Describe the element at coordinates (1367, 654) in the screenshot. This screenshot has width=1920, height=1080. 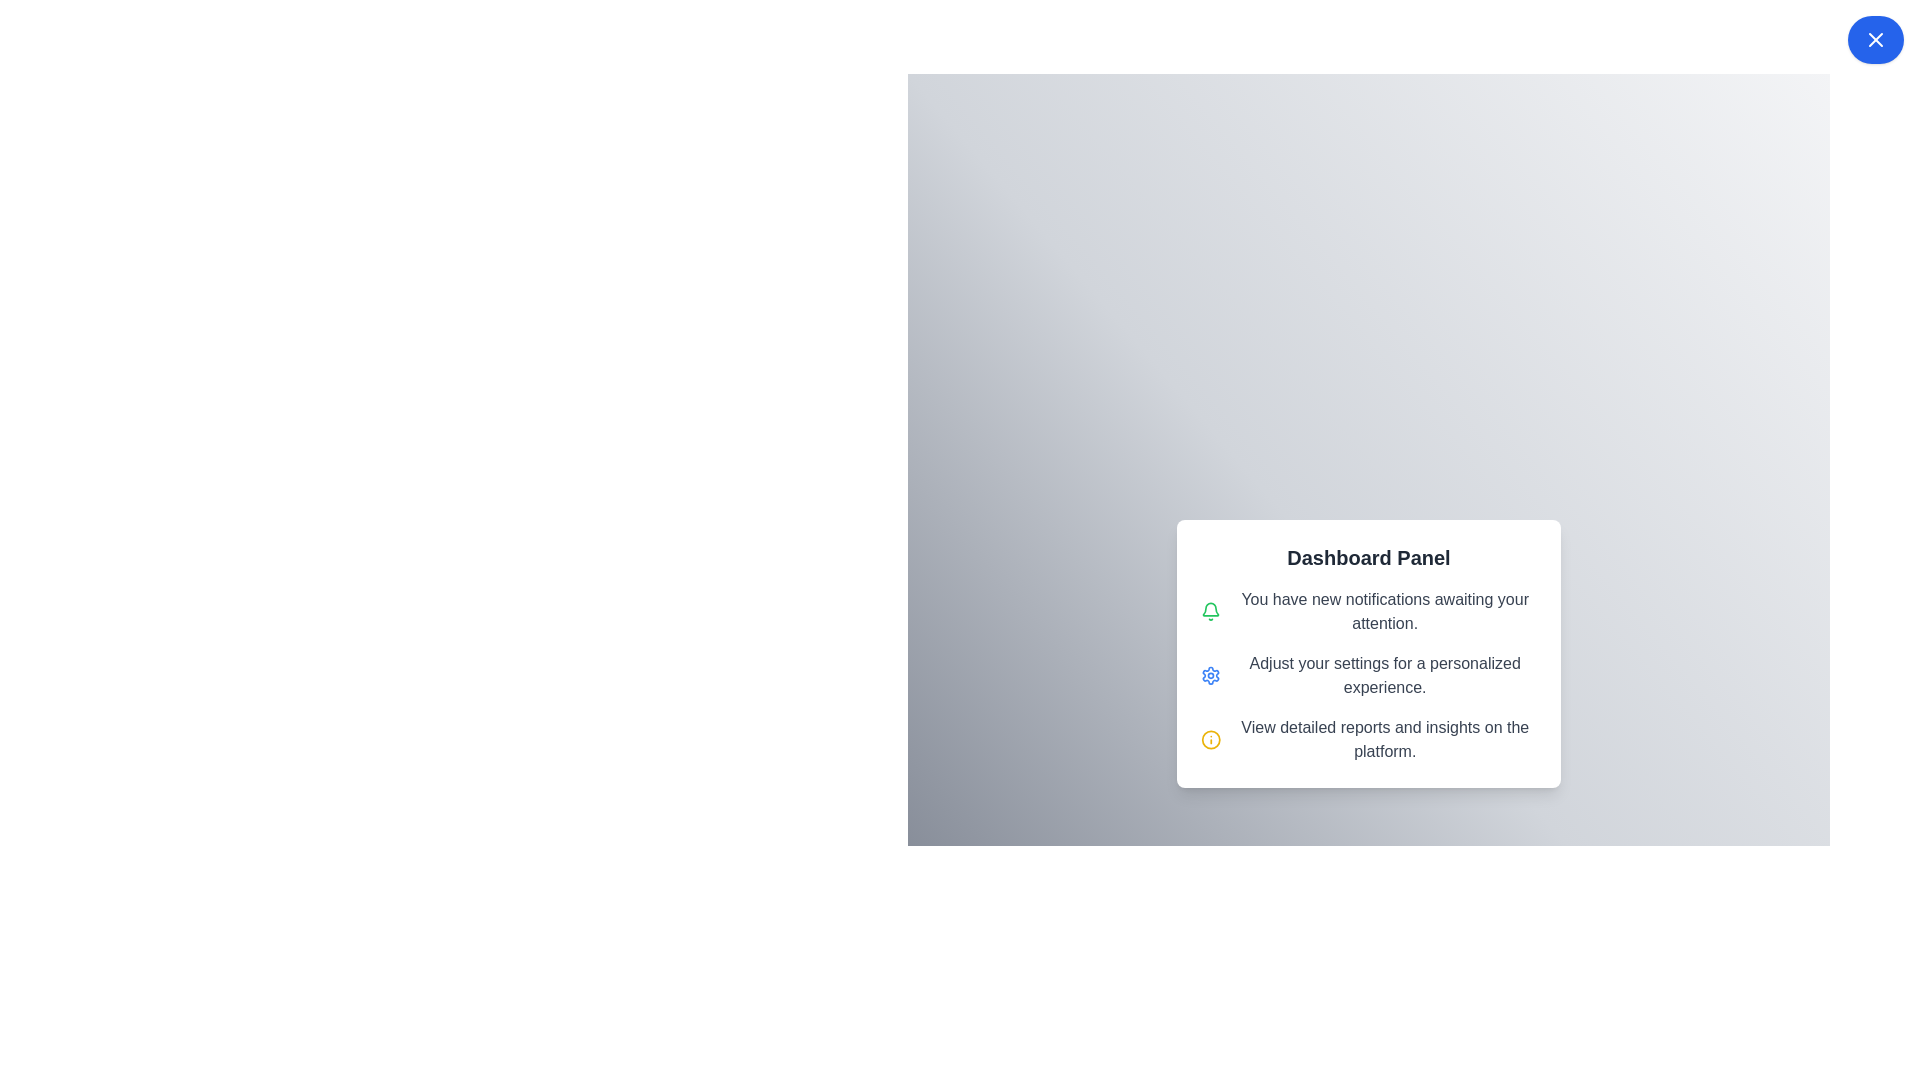
I see `the 'Dashboard Panel' informational text block` at that location.